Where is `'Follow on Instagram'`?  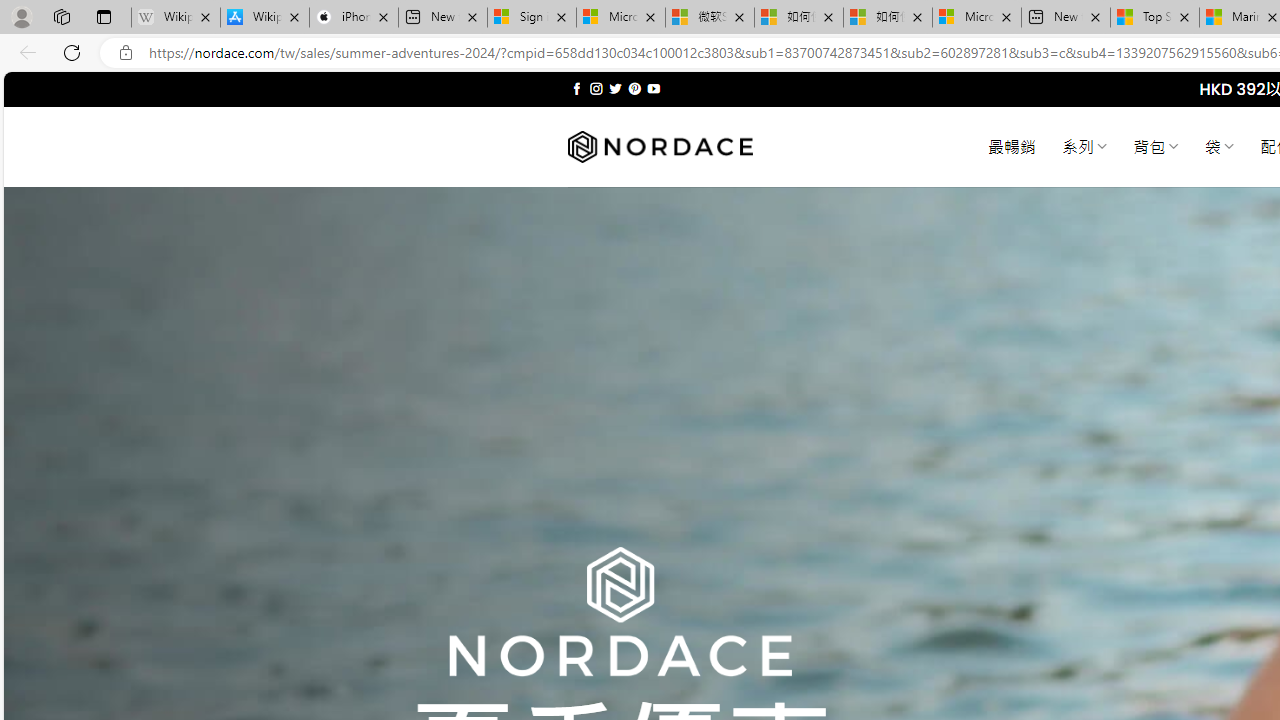 'Follow on Instagram' is located at coordinates (595, 88).